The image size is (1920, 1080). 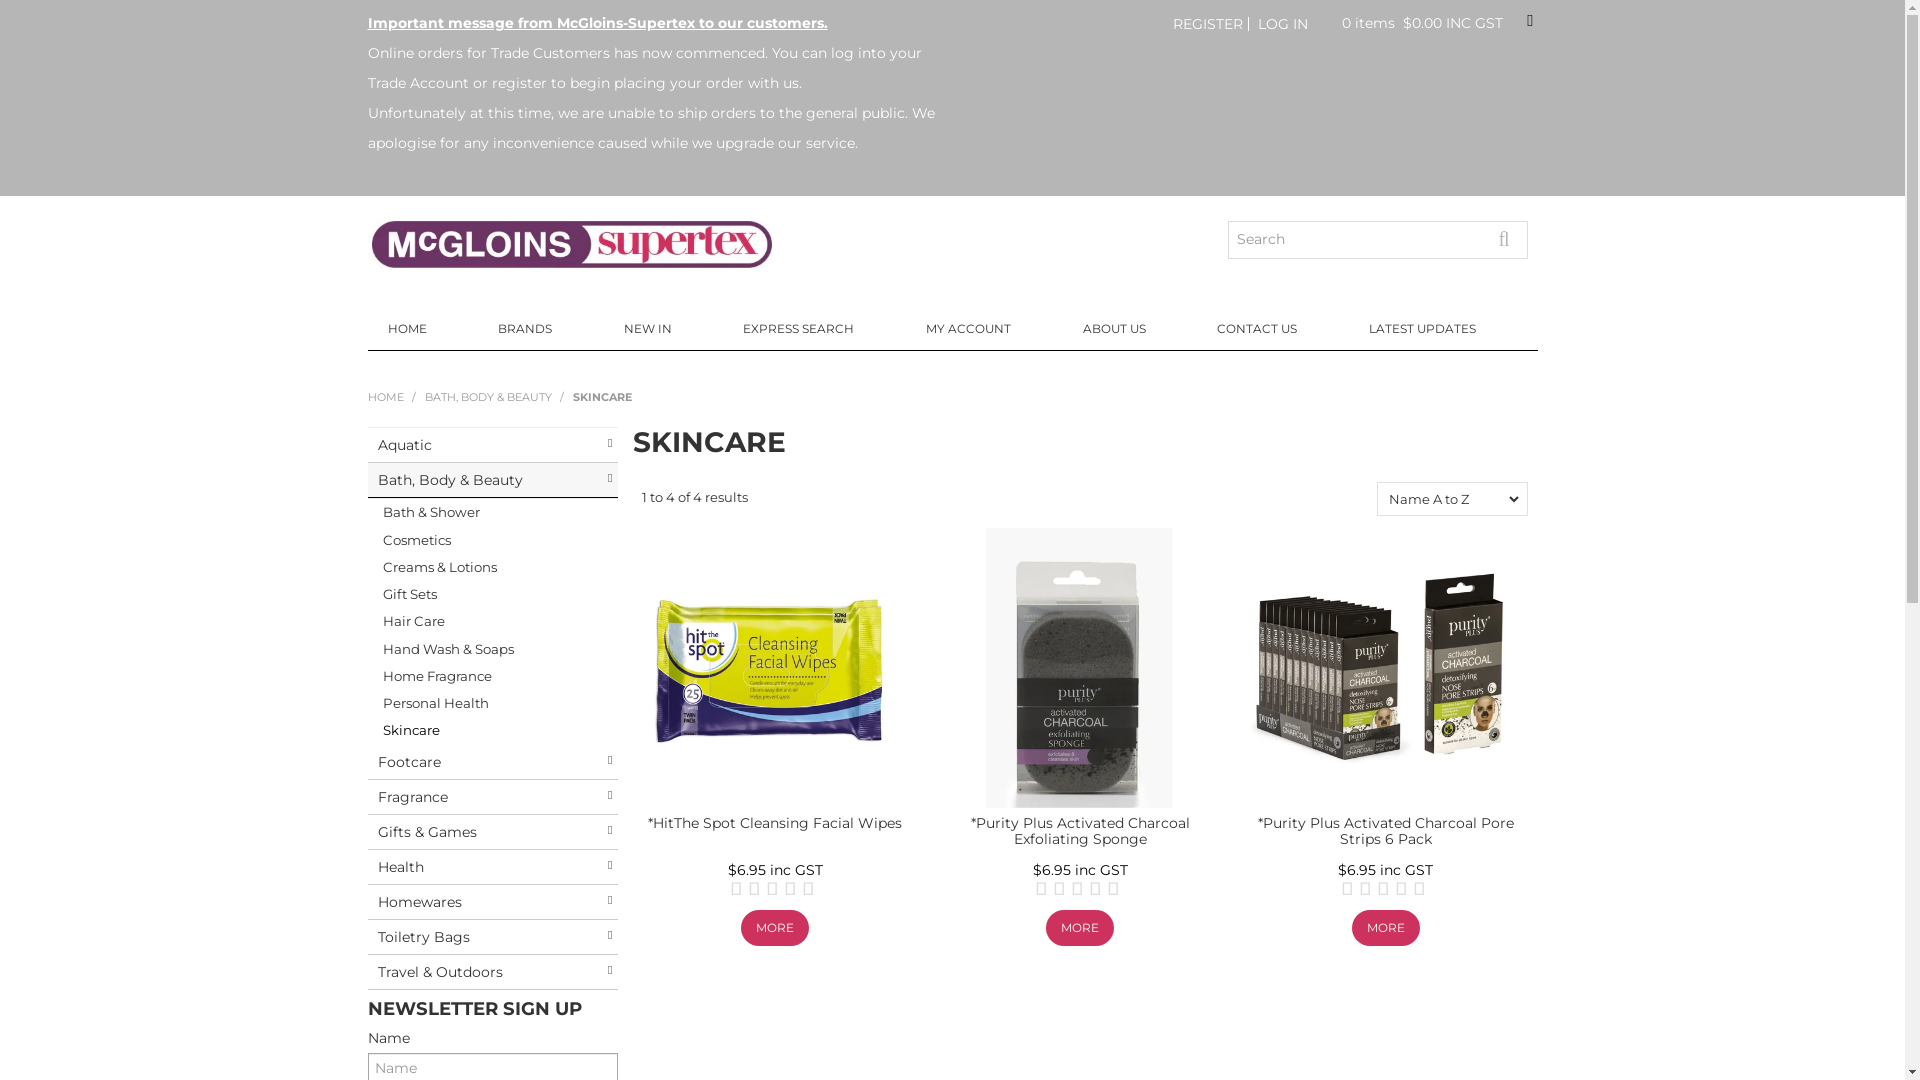 I want to click on 'ABOUT US', so click(x=1130, y=327).